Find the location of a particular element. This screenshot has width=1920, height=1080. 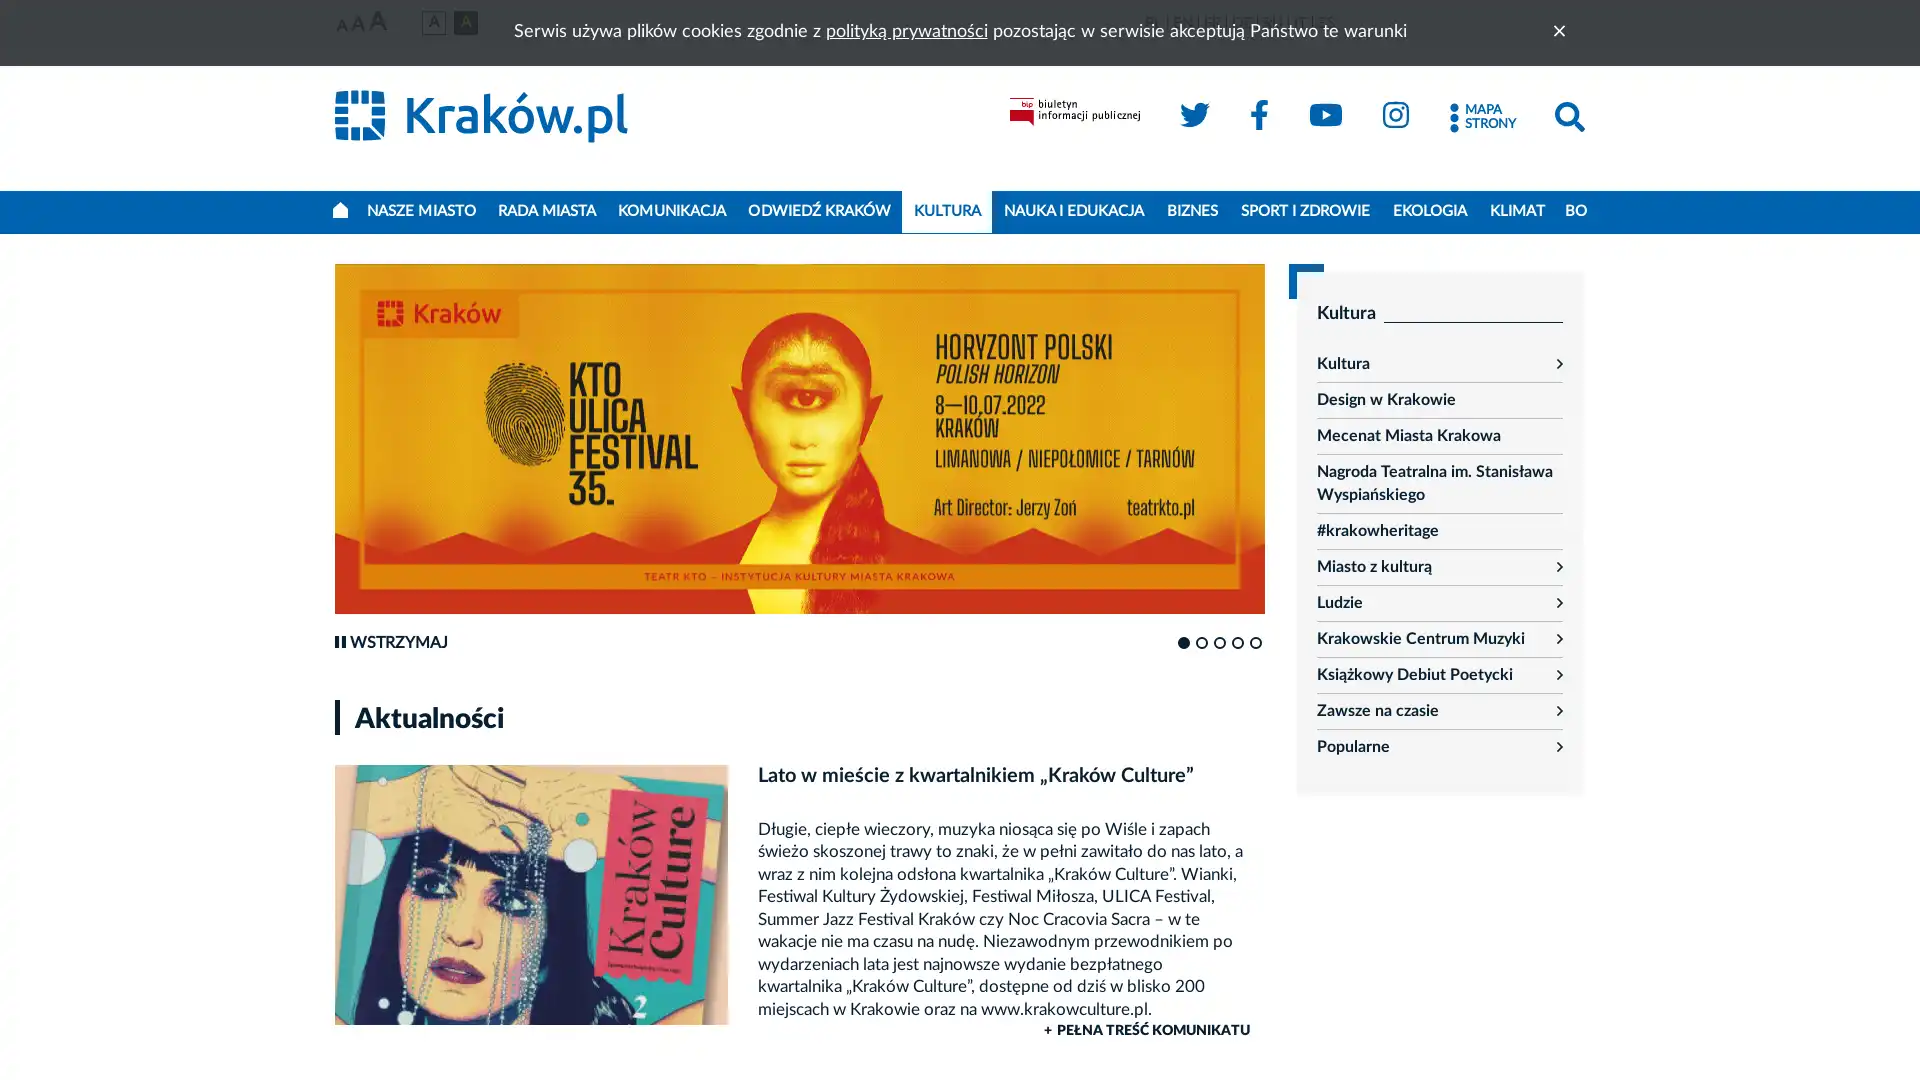

Go to slide 3 is located at coordinates (1218, 643).